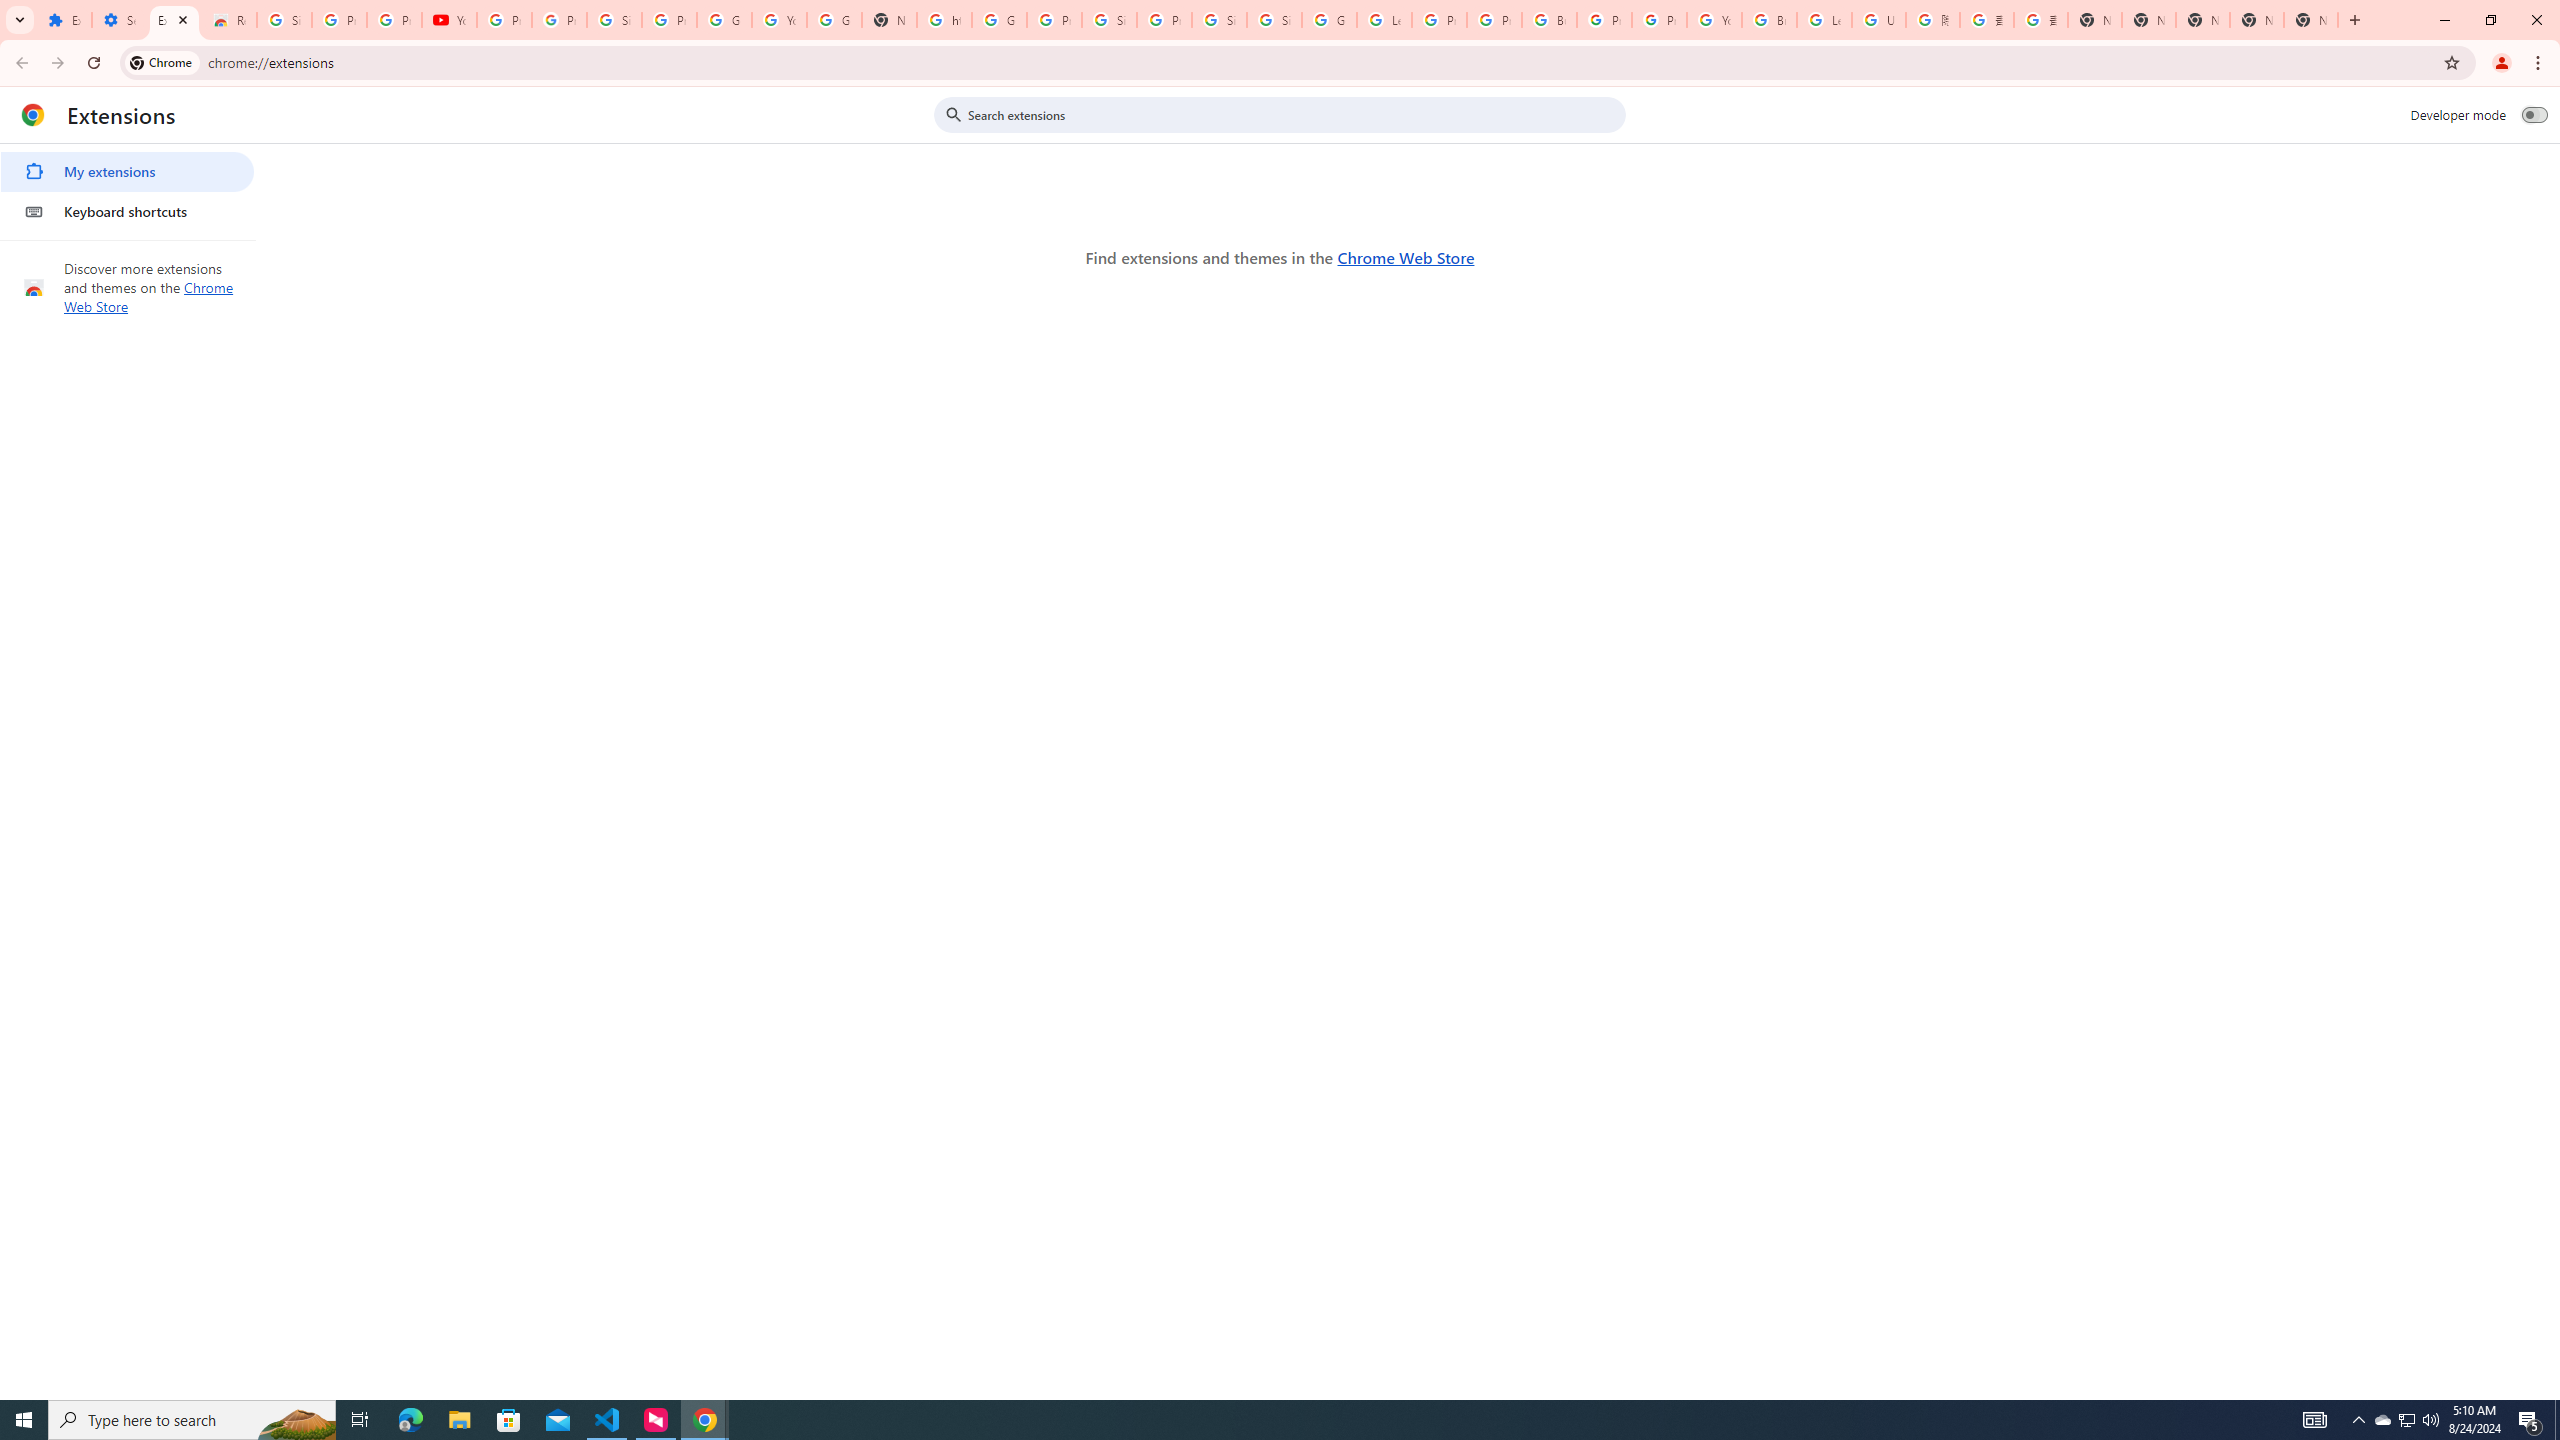  What do you see at coordinates (1108, 19) in the screenshot?
I see `'Sign in - Google Accounts'` at bounding box center [1108, 19].